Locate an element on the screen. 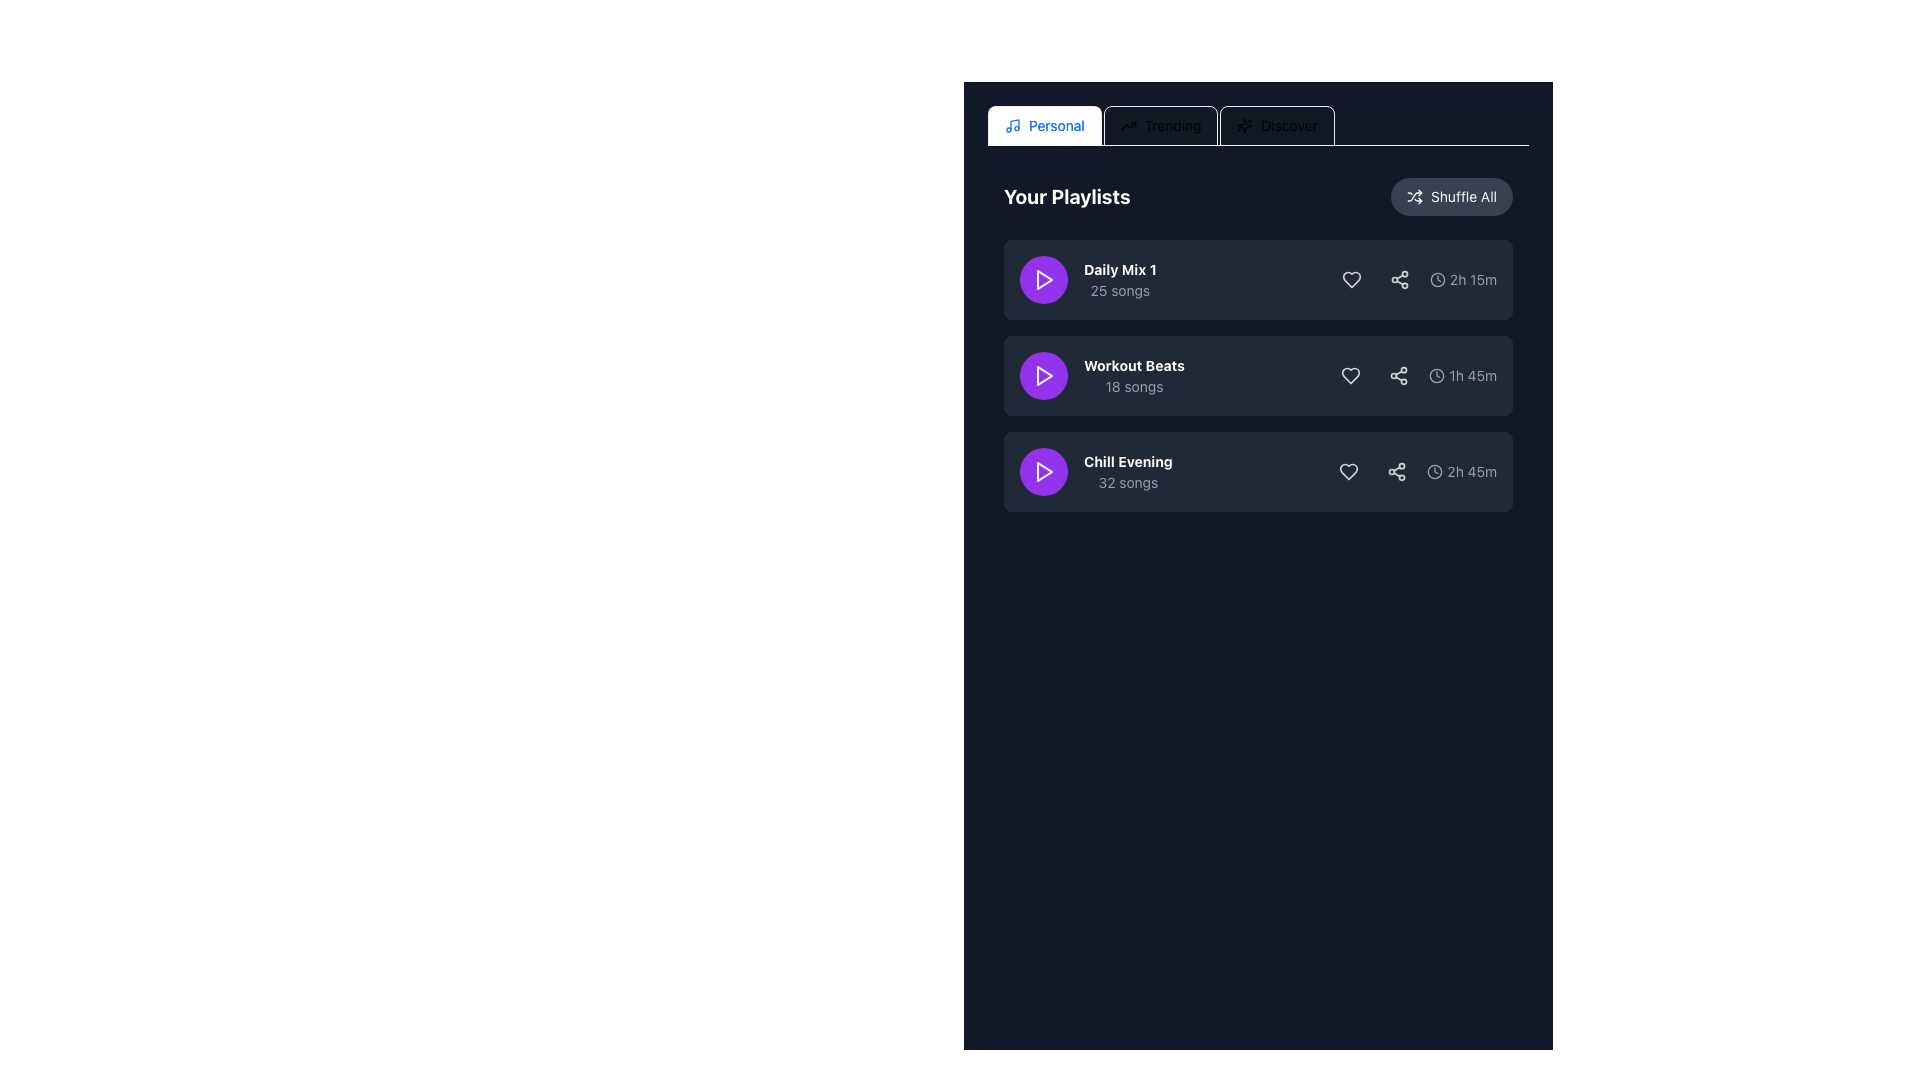  the play icon located inside the circular purple button to the left of the 'Daily Mix 1' label is located at coordinates (1042, 280).